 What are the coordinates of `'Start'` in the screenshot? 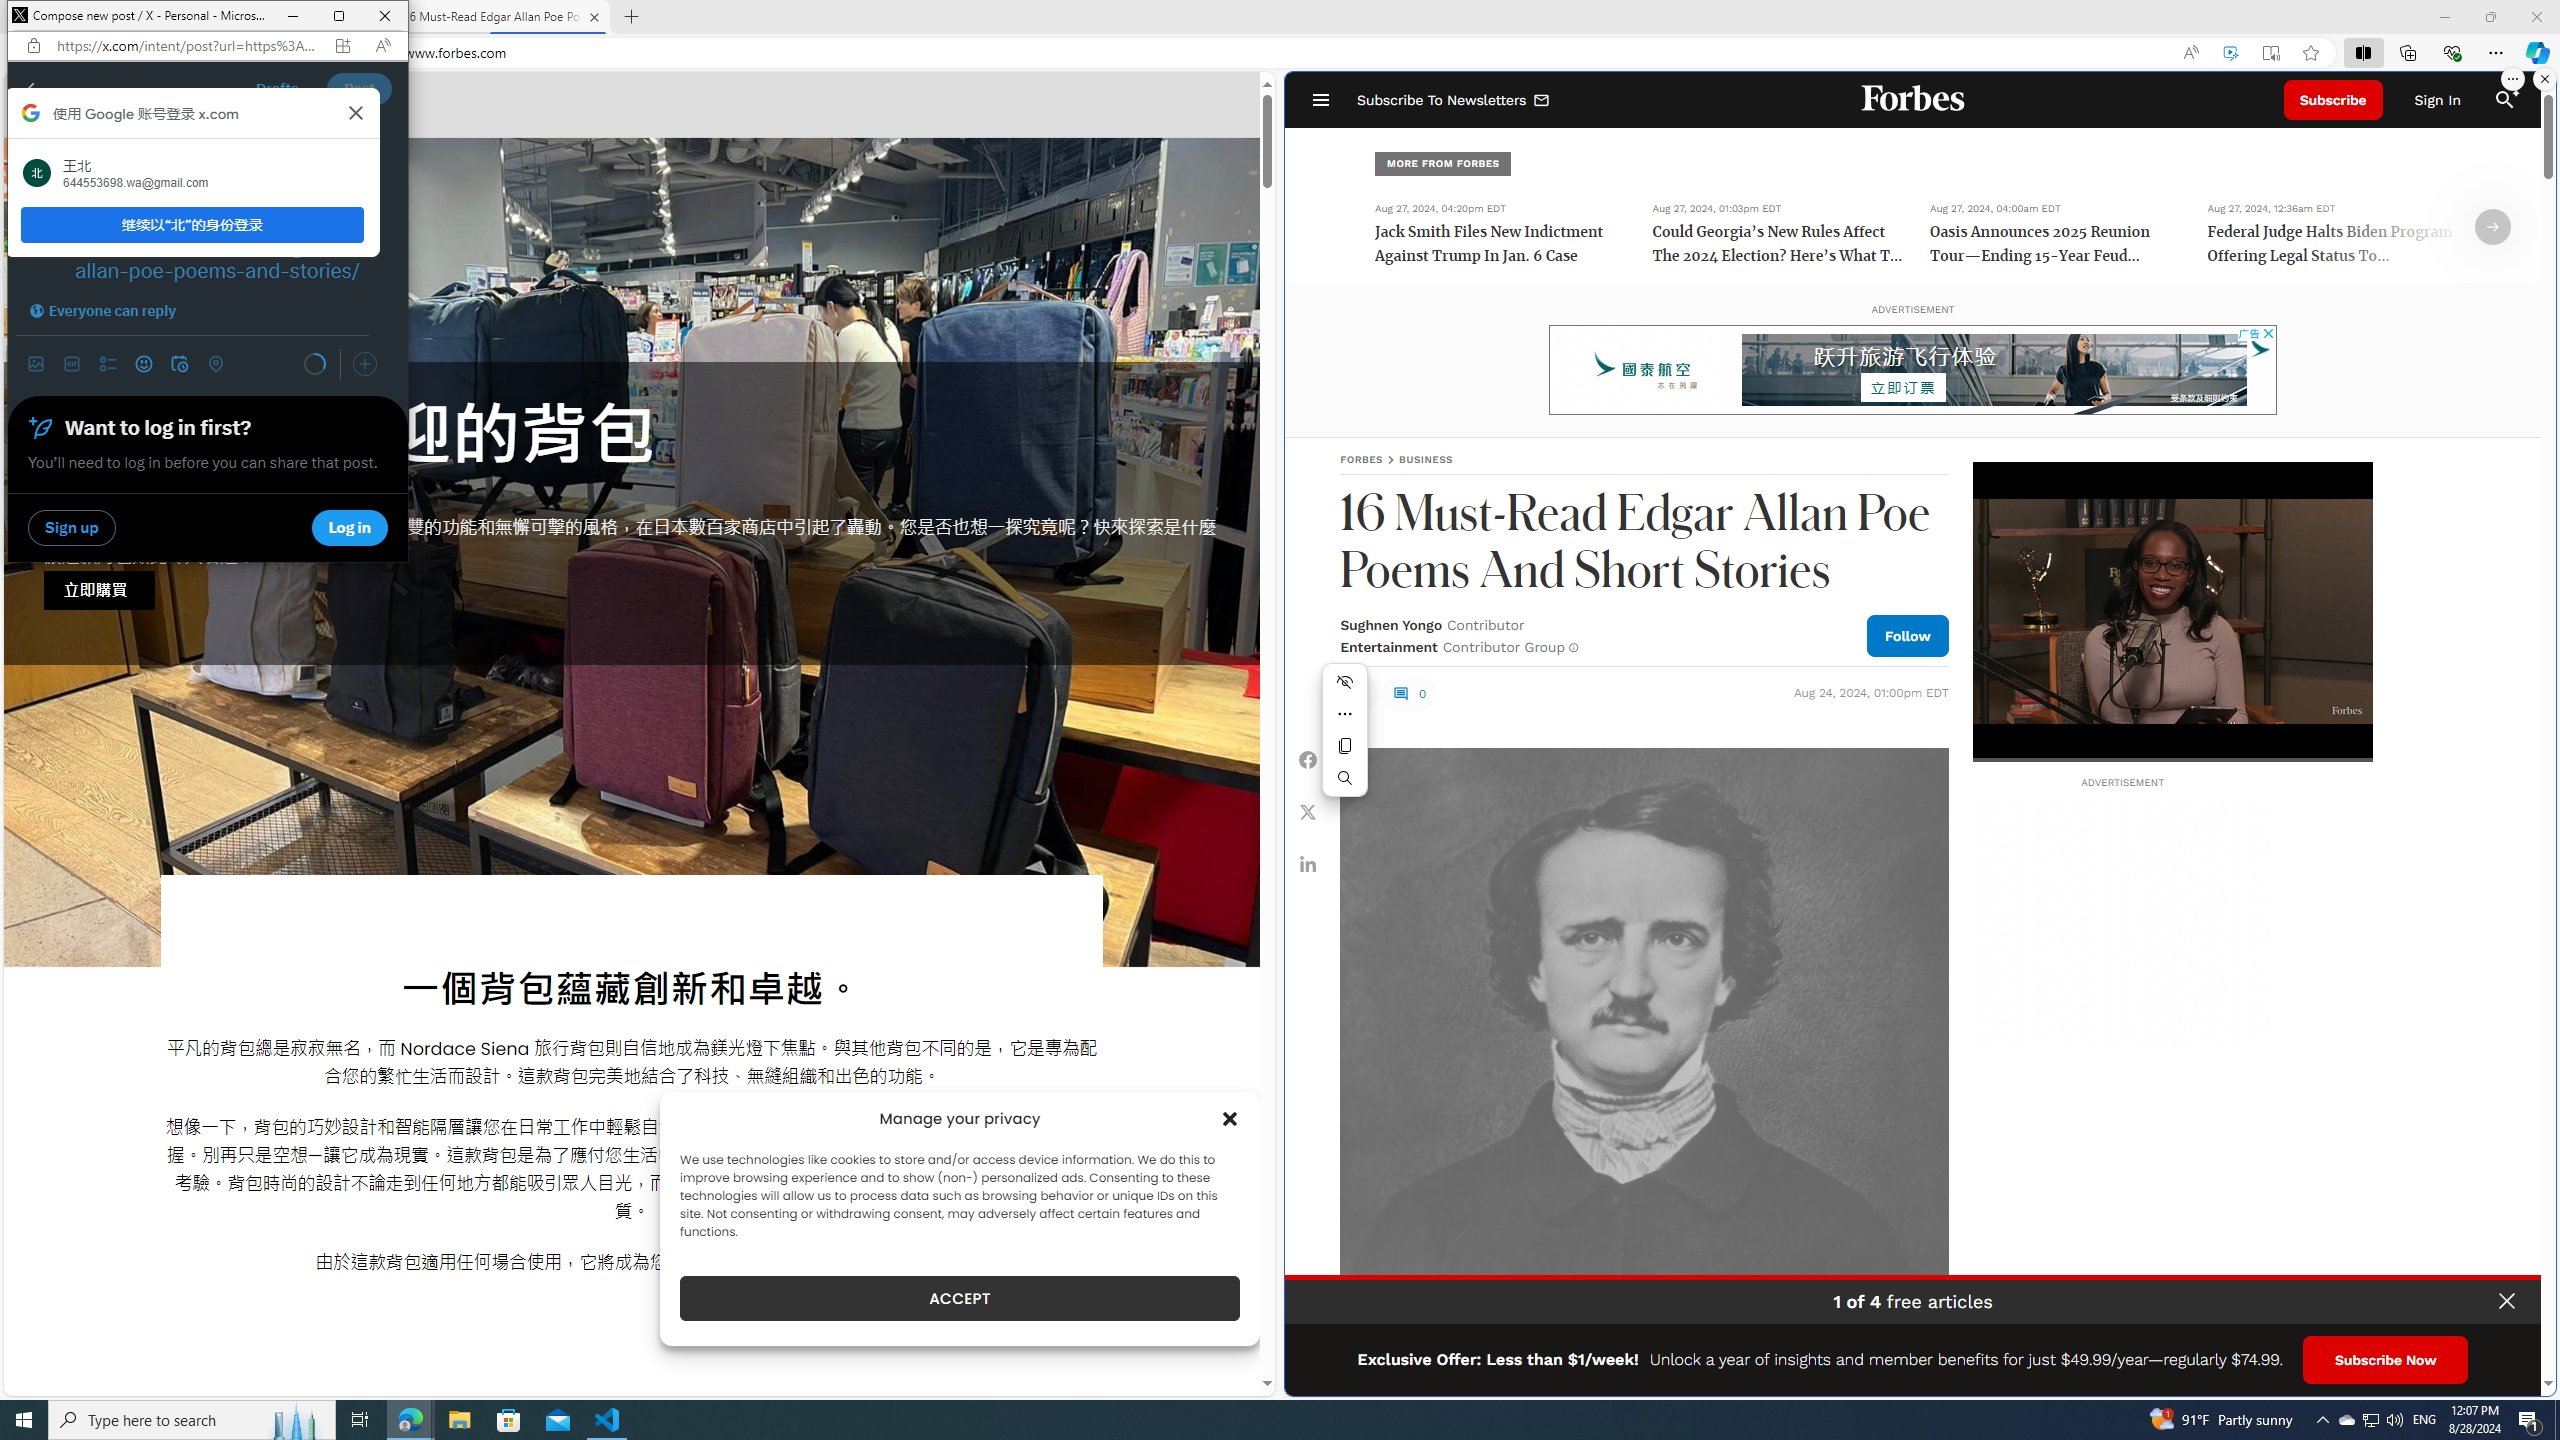 It's located at (24, 1418).